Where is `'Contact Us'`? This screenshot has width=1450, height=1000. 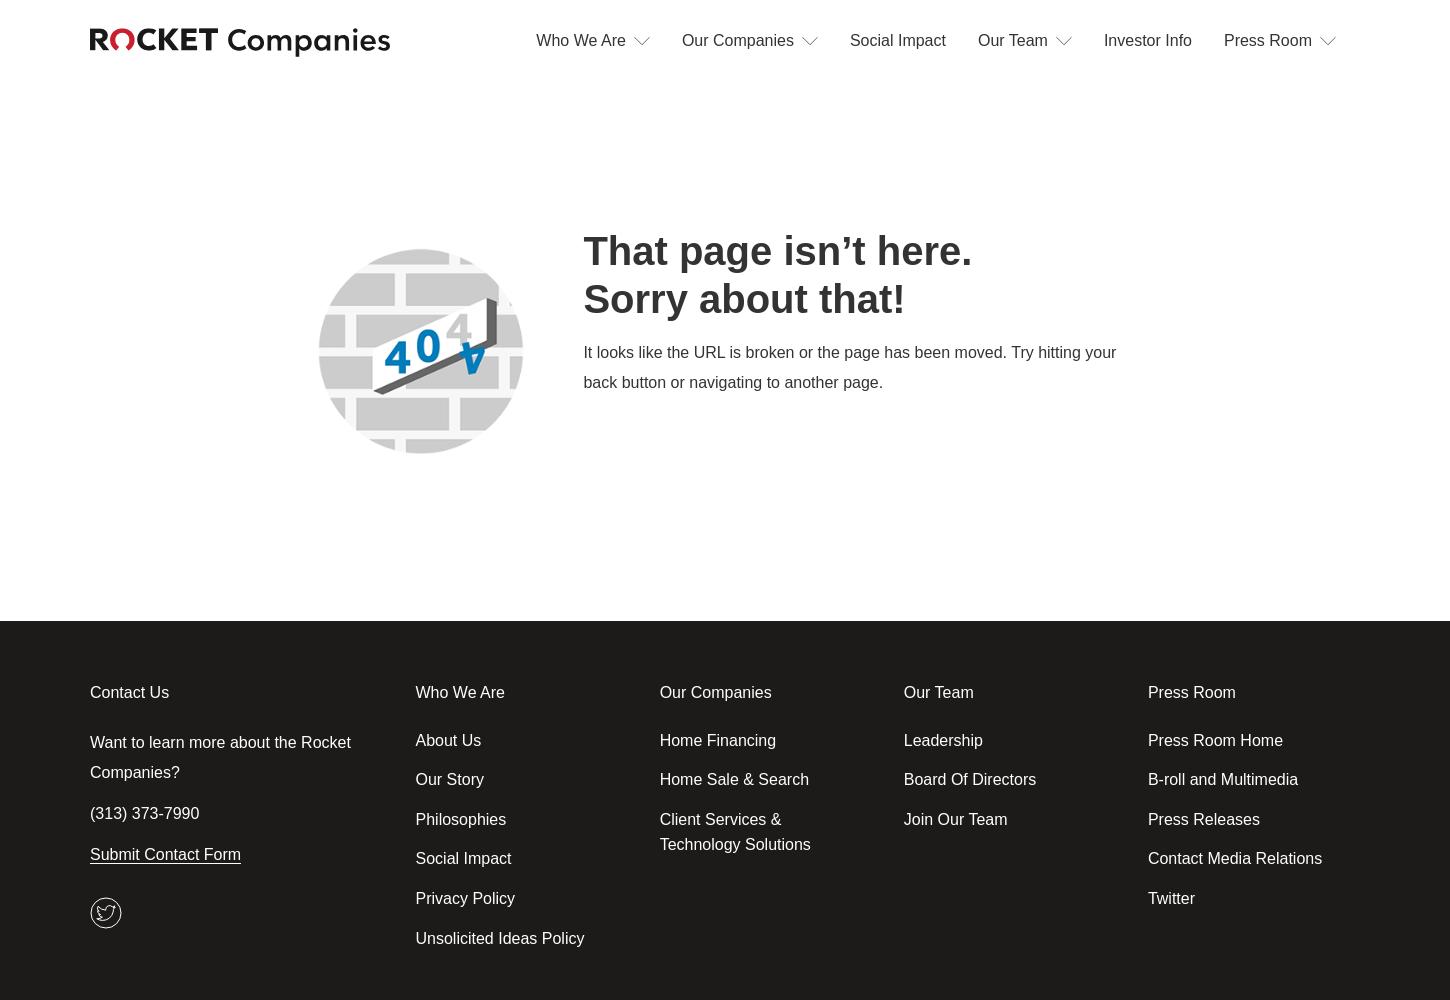 'Contact Us' is located at coordinates (128, 691).